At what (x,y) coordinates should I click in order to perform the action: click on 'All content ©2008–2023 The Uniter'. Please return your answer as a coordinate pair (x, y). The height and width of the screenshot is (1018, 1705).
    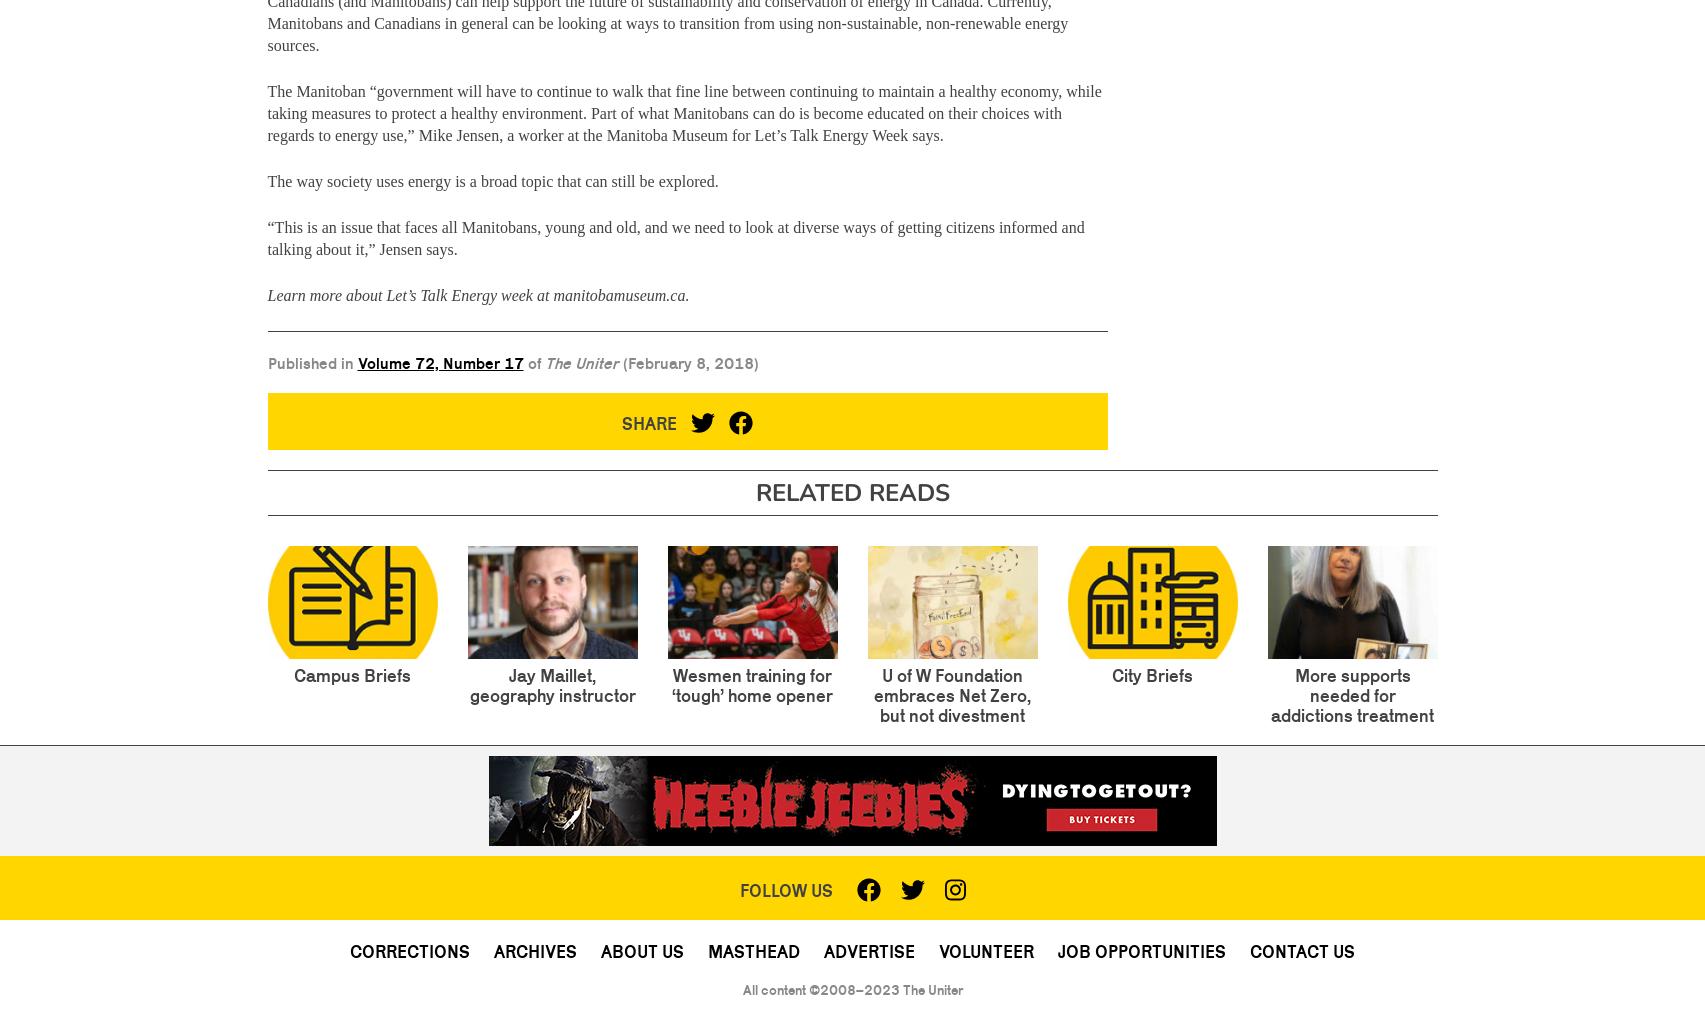
    Looking at the image, I should click on (851, 988).